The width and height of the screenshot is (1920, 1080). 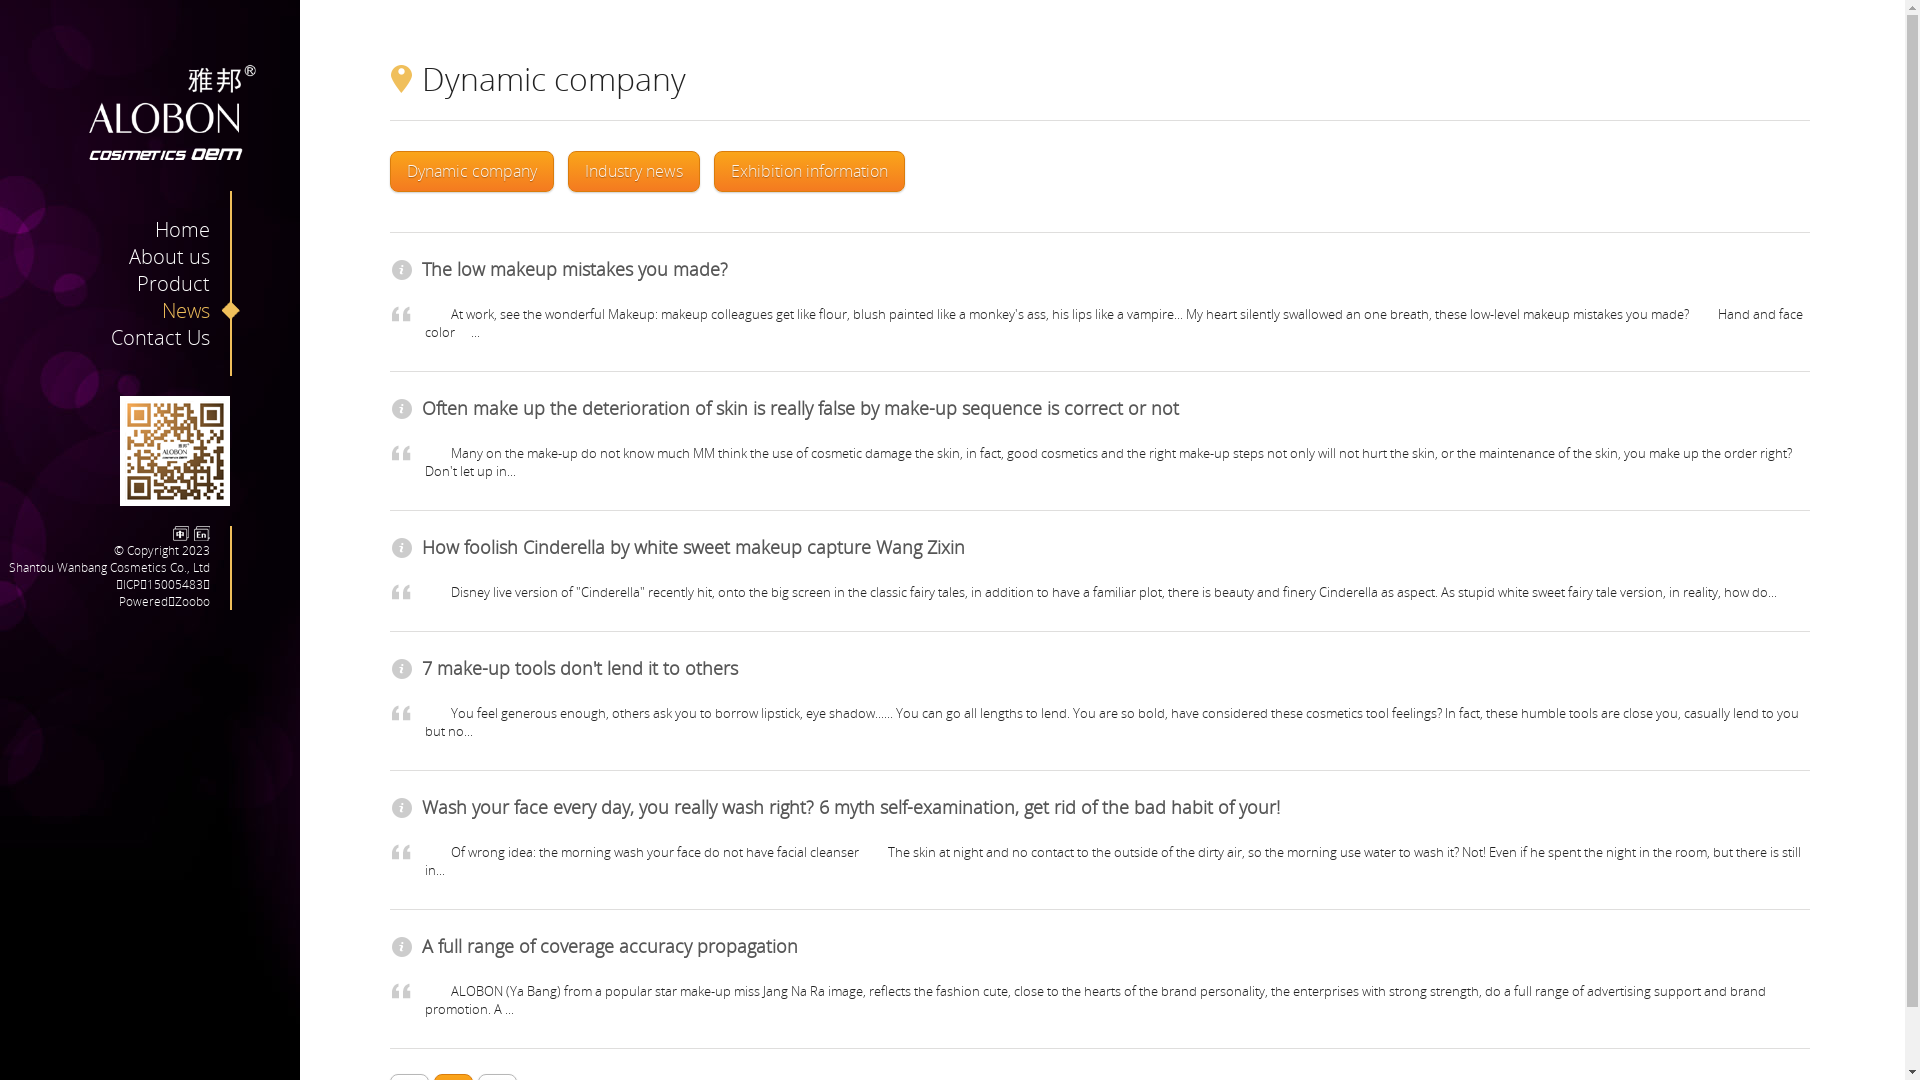 What do you see at coordinates (136, 283) in the screenshot?
I see `'Product'` at bounding box center [136, 283].